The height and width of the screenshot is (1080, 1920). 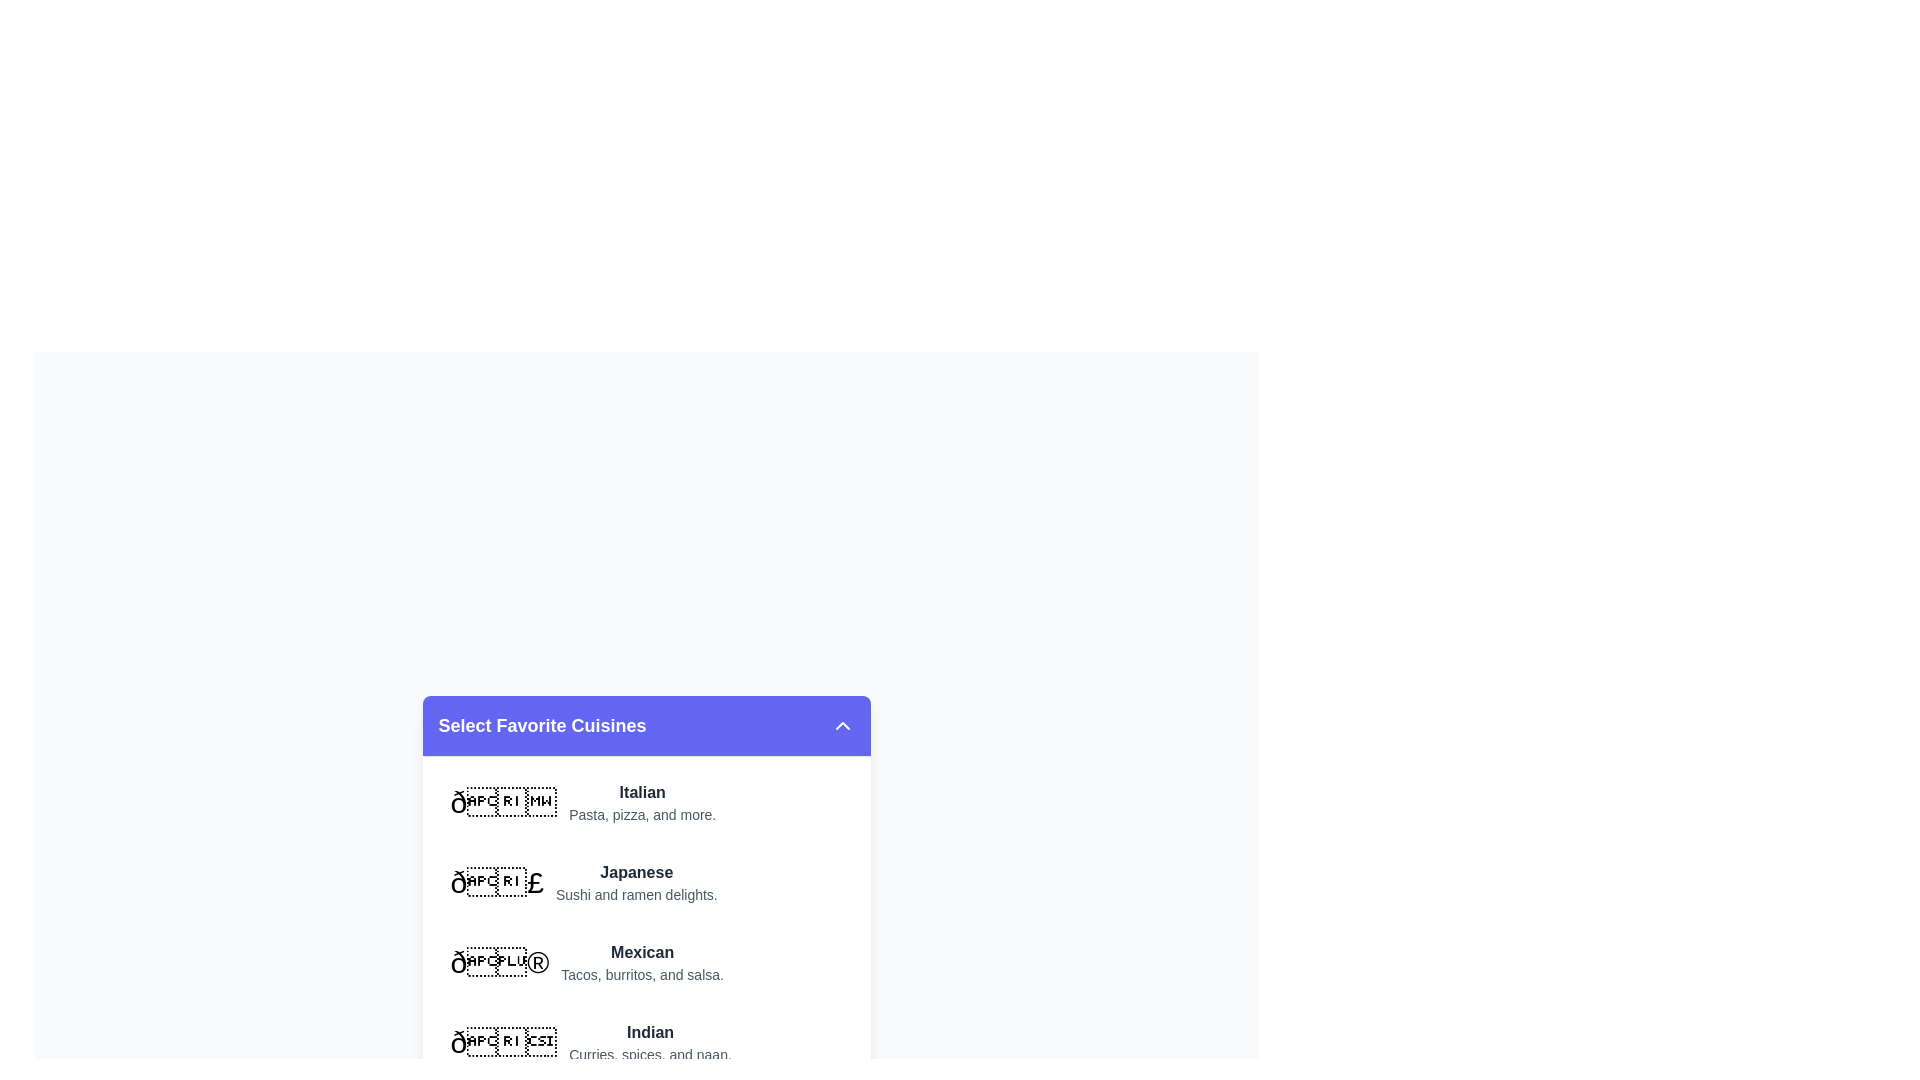 What do you see at coordinates (590, 1041) in the screenshot?
I see `the last item in the list of cuisine options, which features the food emoji '🍛' followed by the bold text 'Indian' and smaller gray text 'Curries, spices, and naan,'` at bounding box center [590, 1041].